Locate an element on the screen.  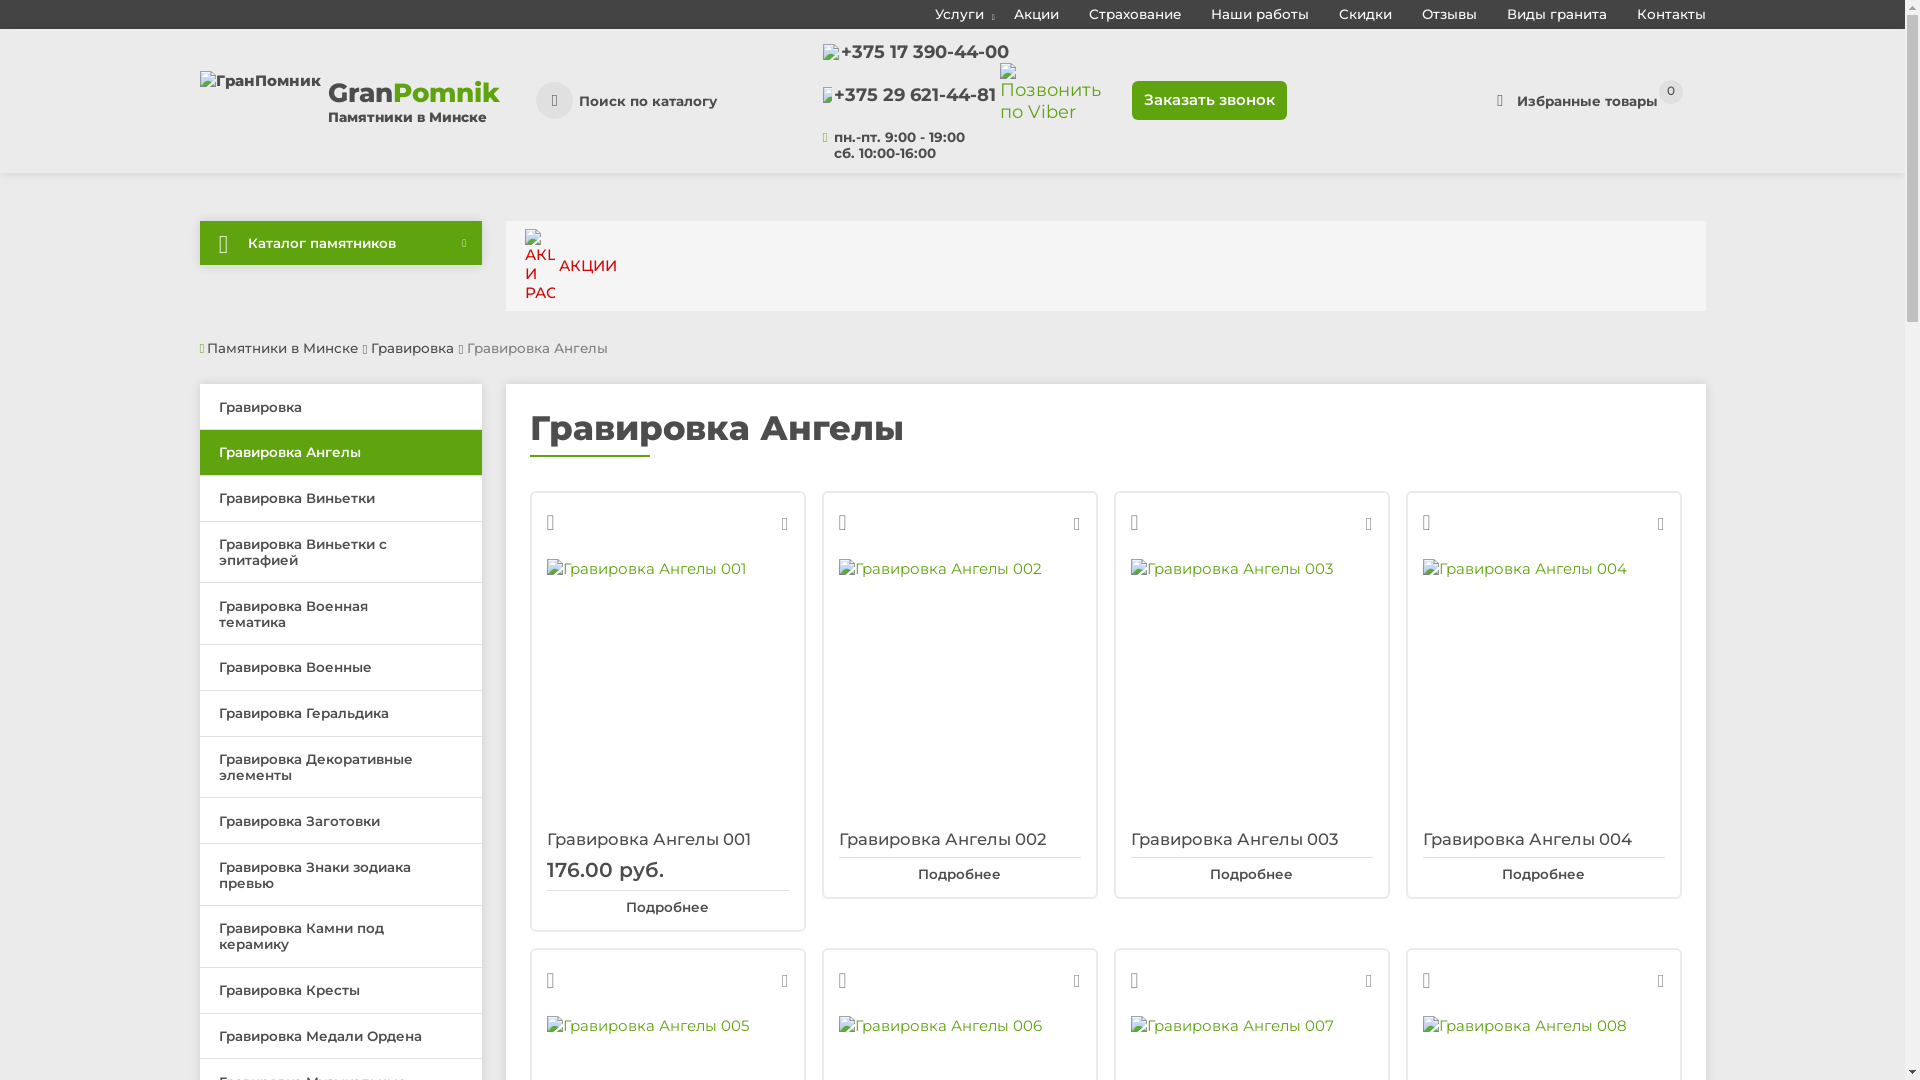
'+375 29 621-44-81' is located at coordinates (914, 95).